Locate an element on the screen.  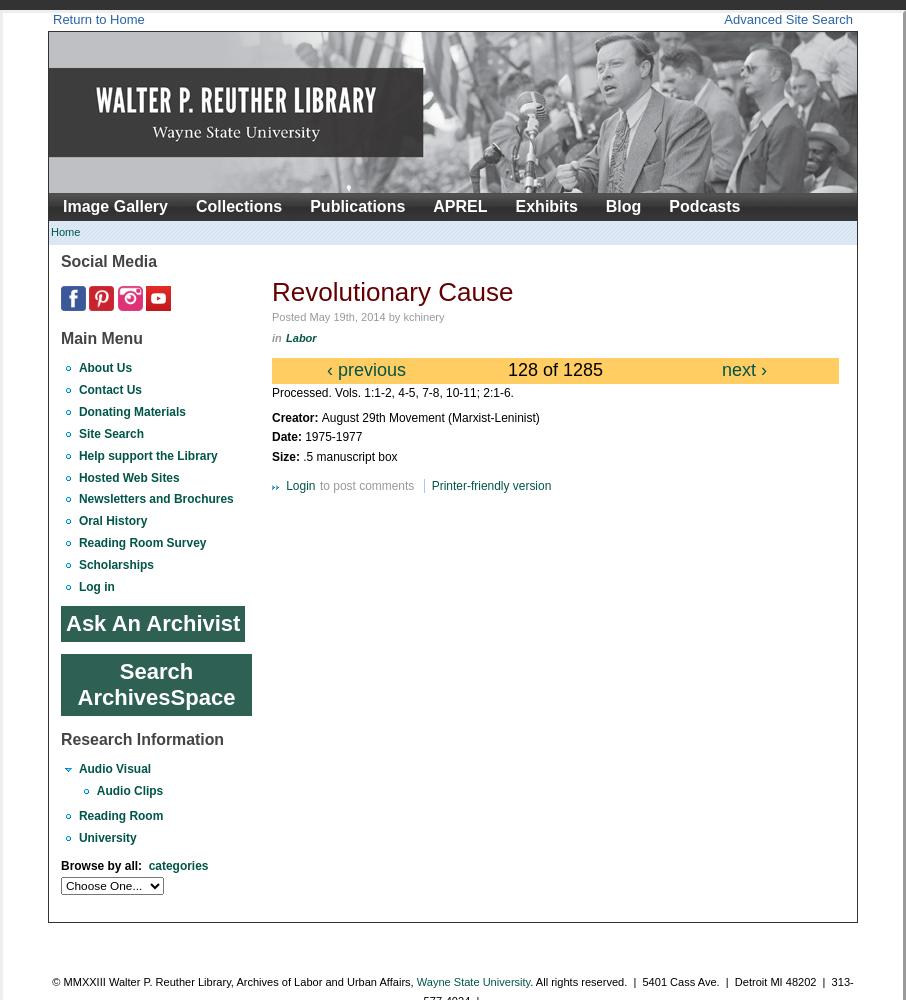
'Hosted Web Sites' is located at coordinates (127, 476).